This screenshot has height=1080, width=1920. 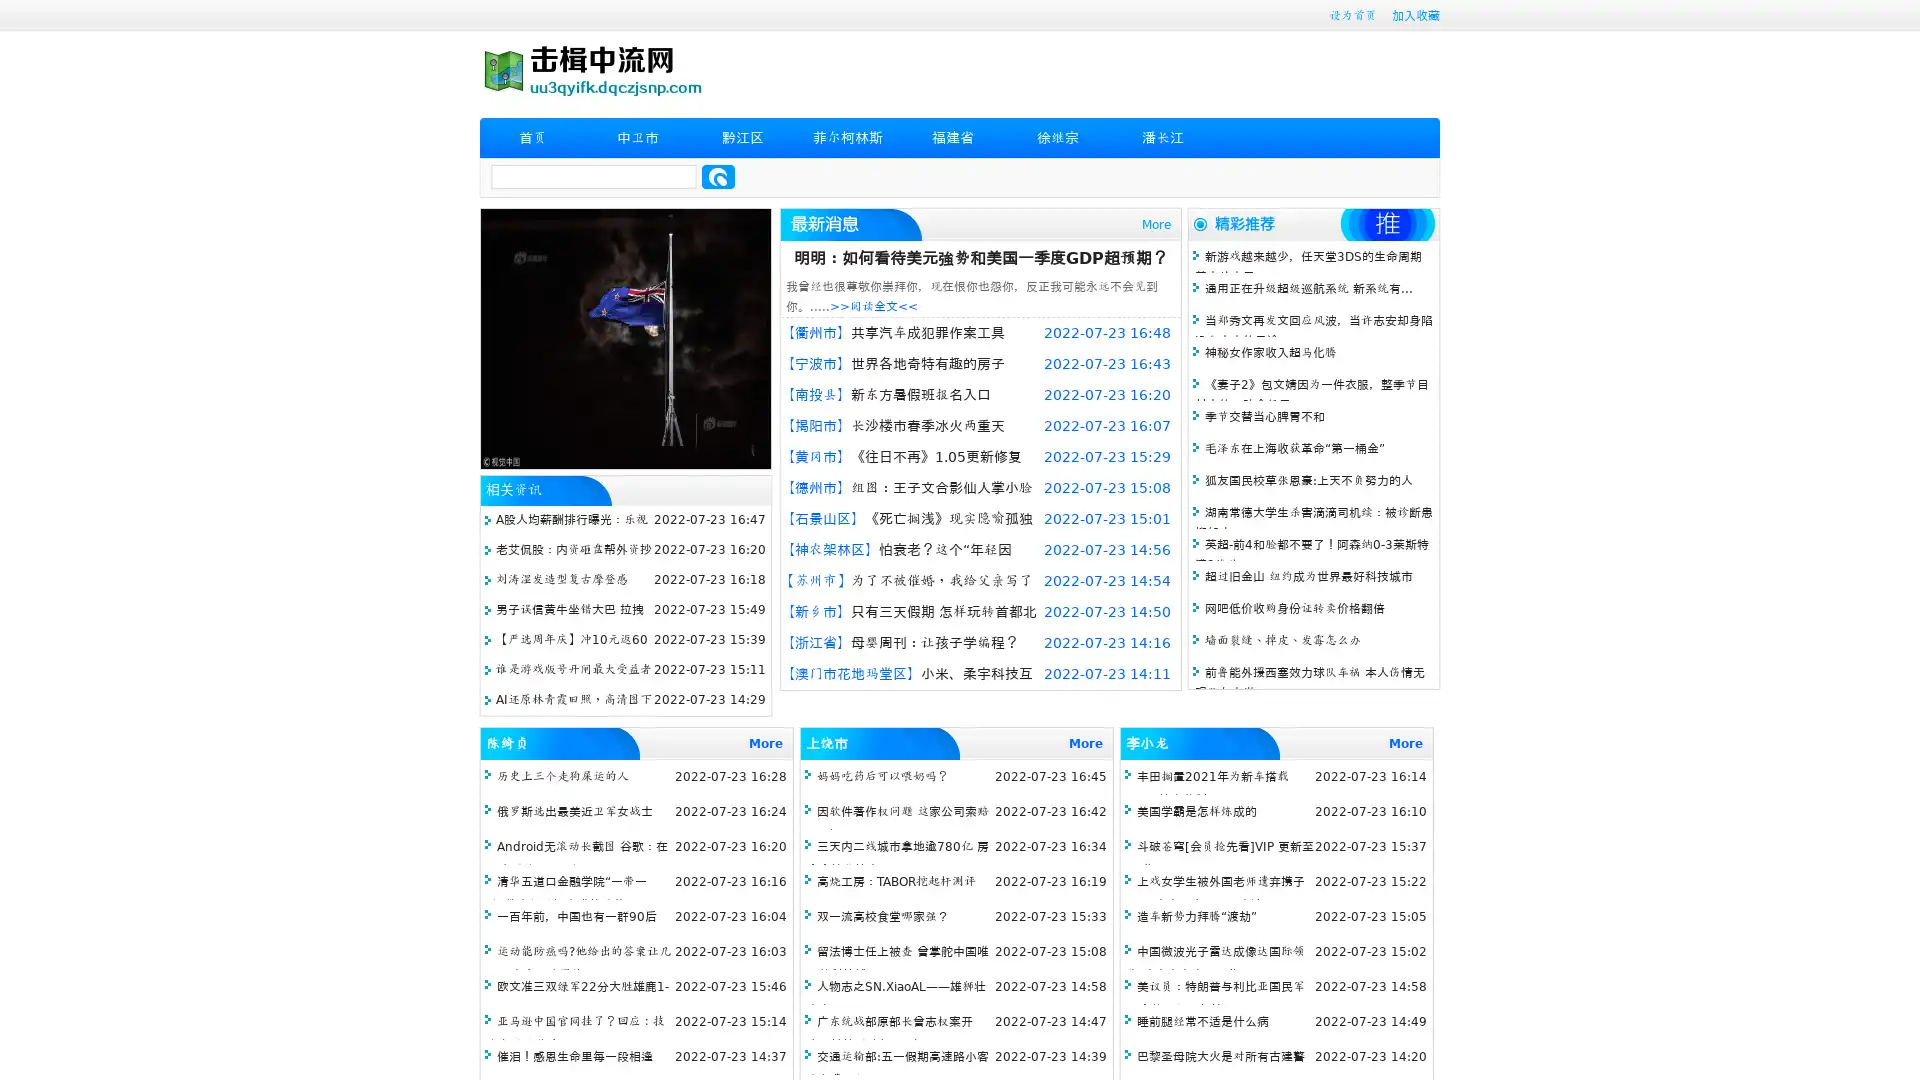 What do you see at coordinates (718, 176) in the screenshot?
I see `Search` at bounding box center [718, 176].